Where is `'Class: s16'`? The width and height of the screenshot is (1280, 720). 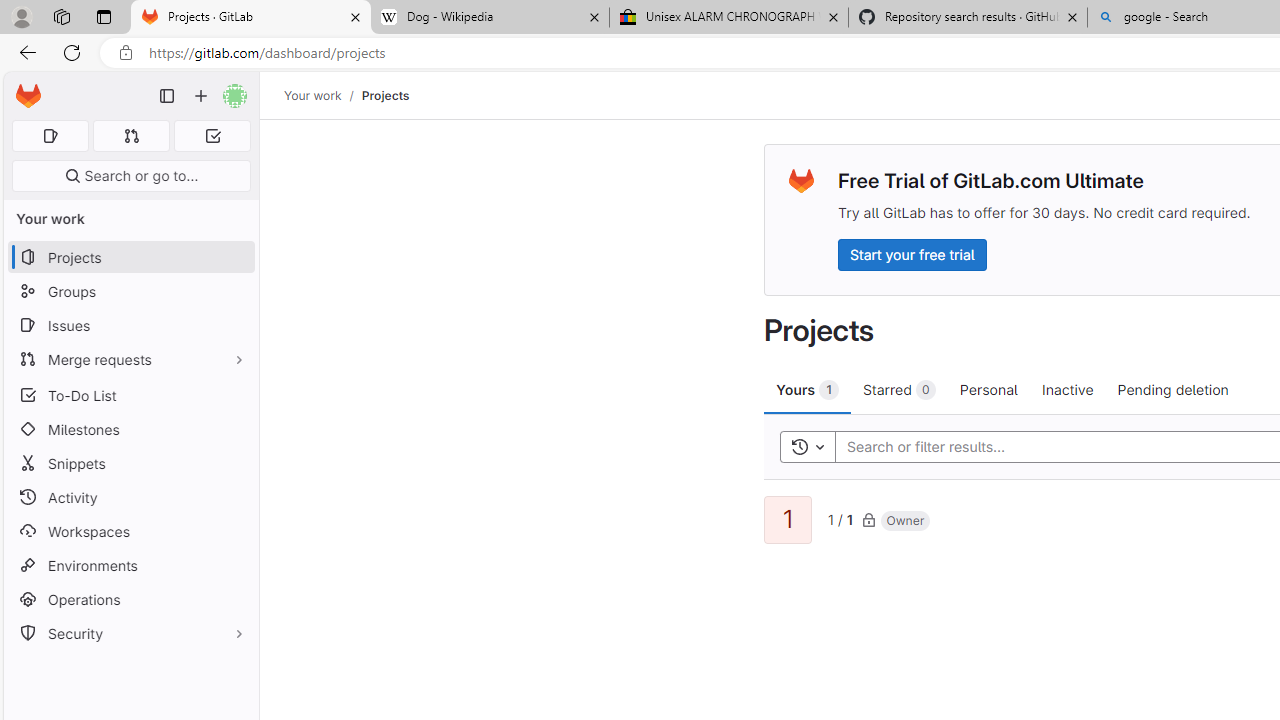
'Class: s16' is located at coordinates (868, 518).